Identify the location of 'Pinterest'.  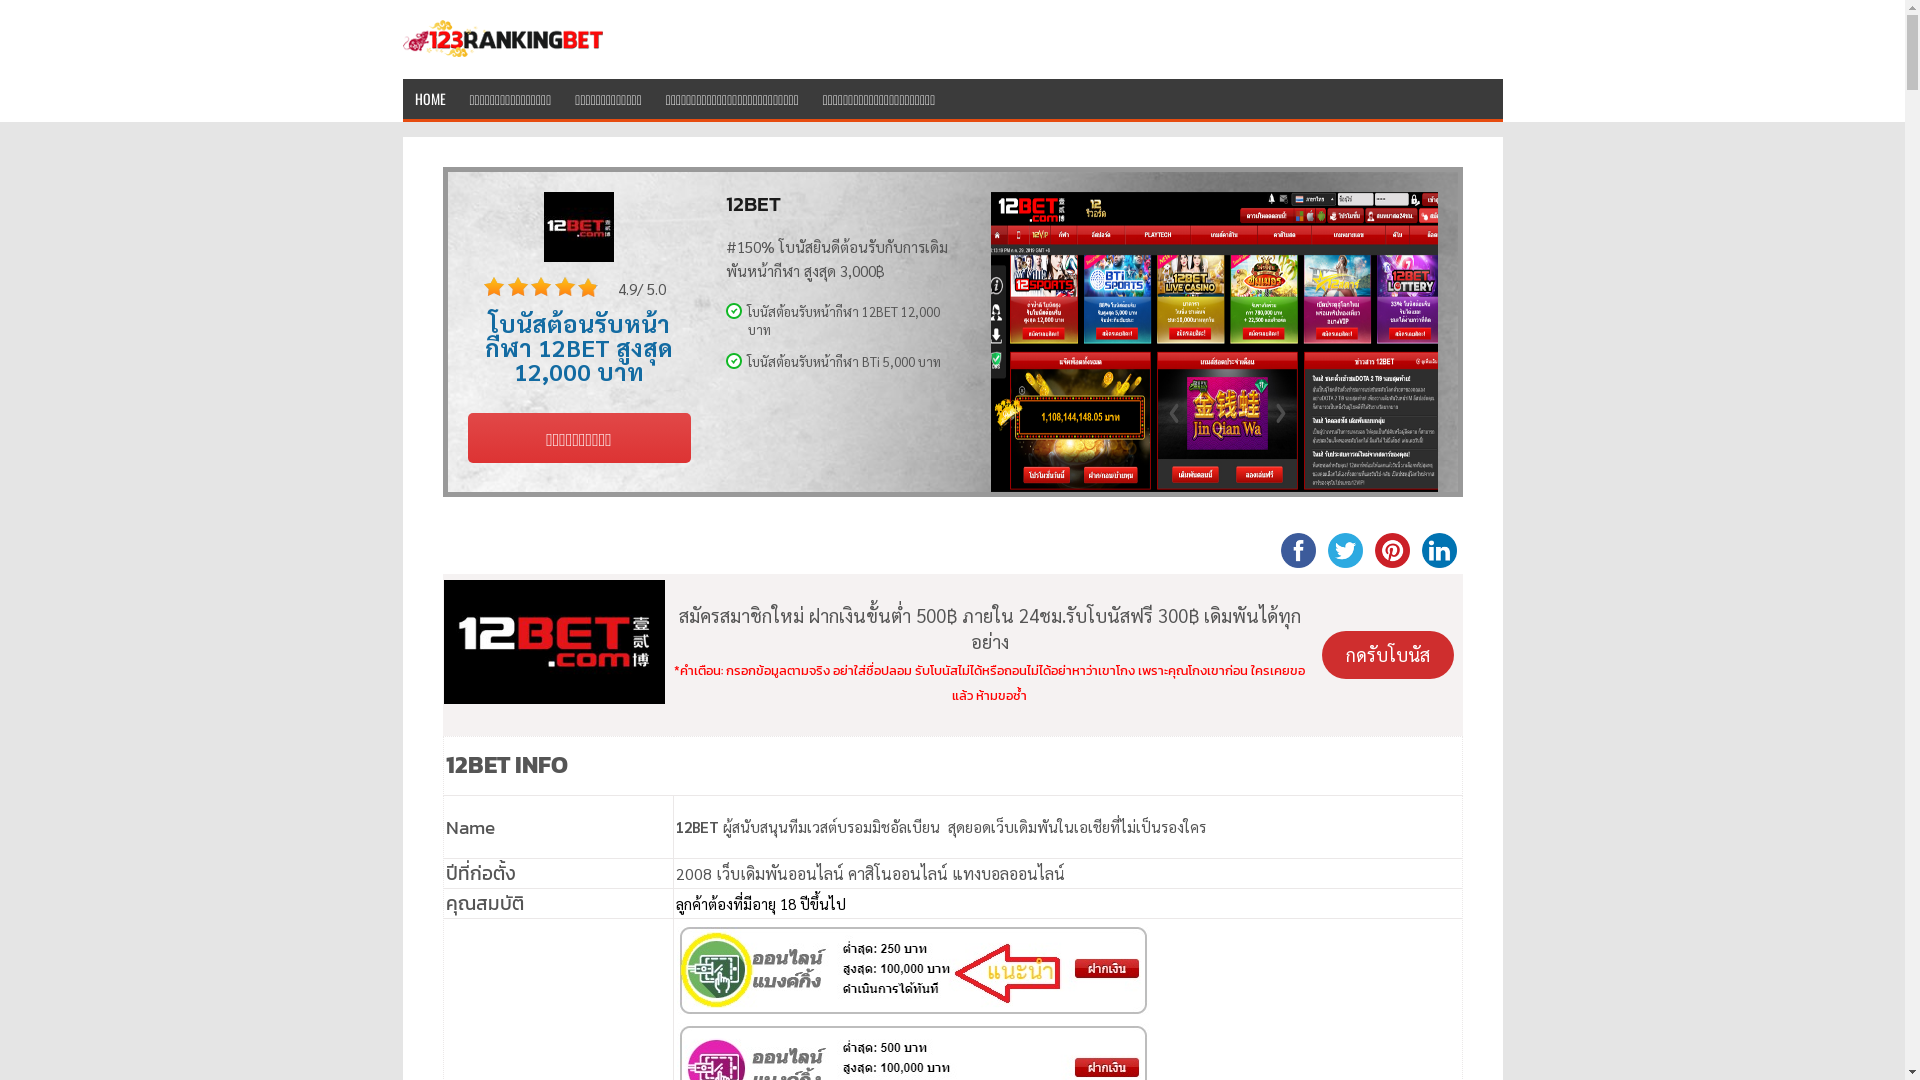
(1367, 549).